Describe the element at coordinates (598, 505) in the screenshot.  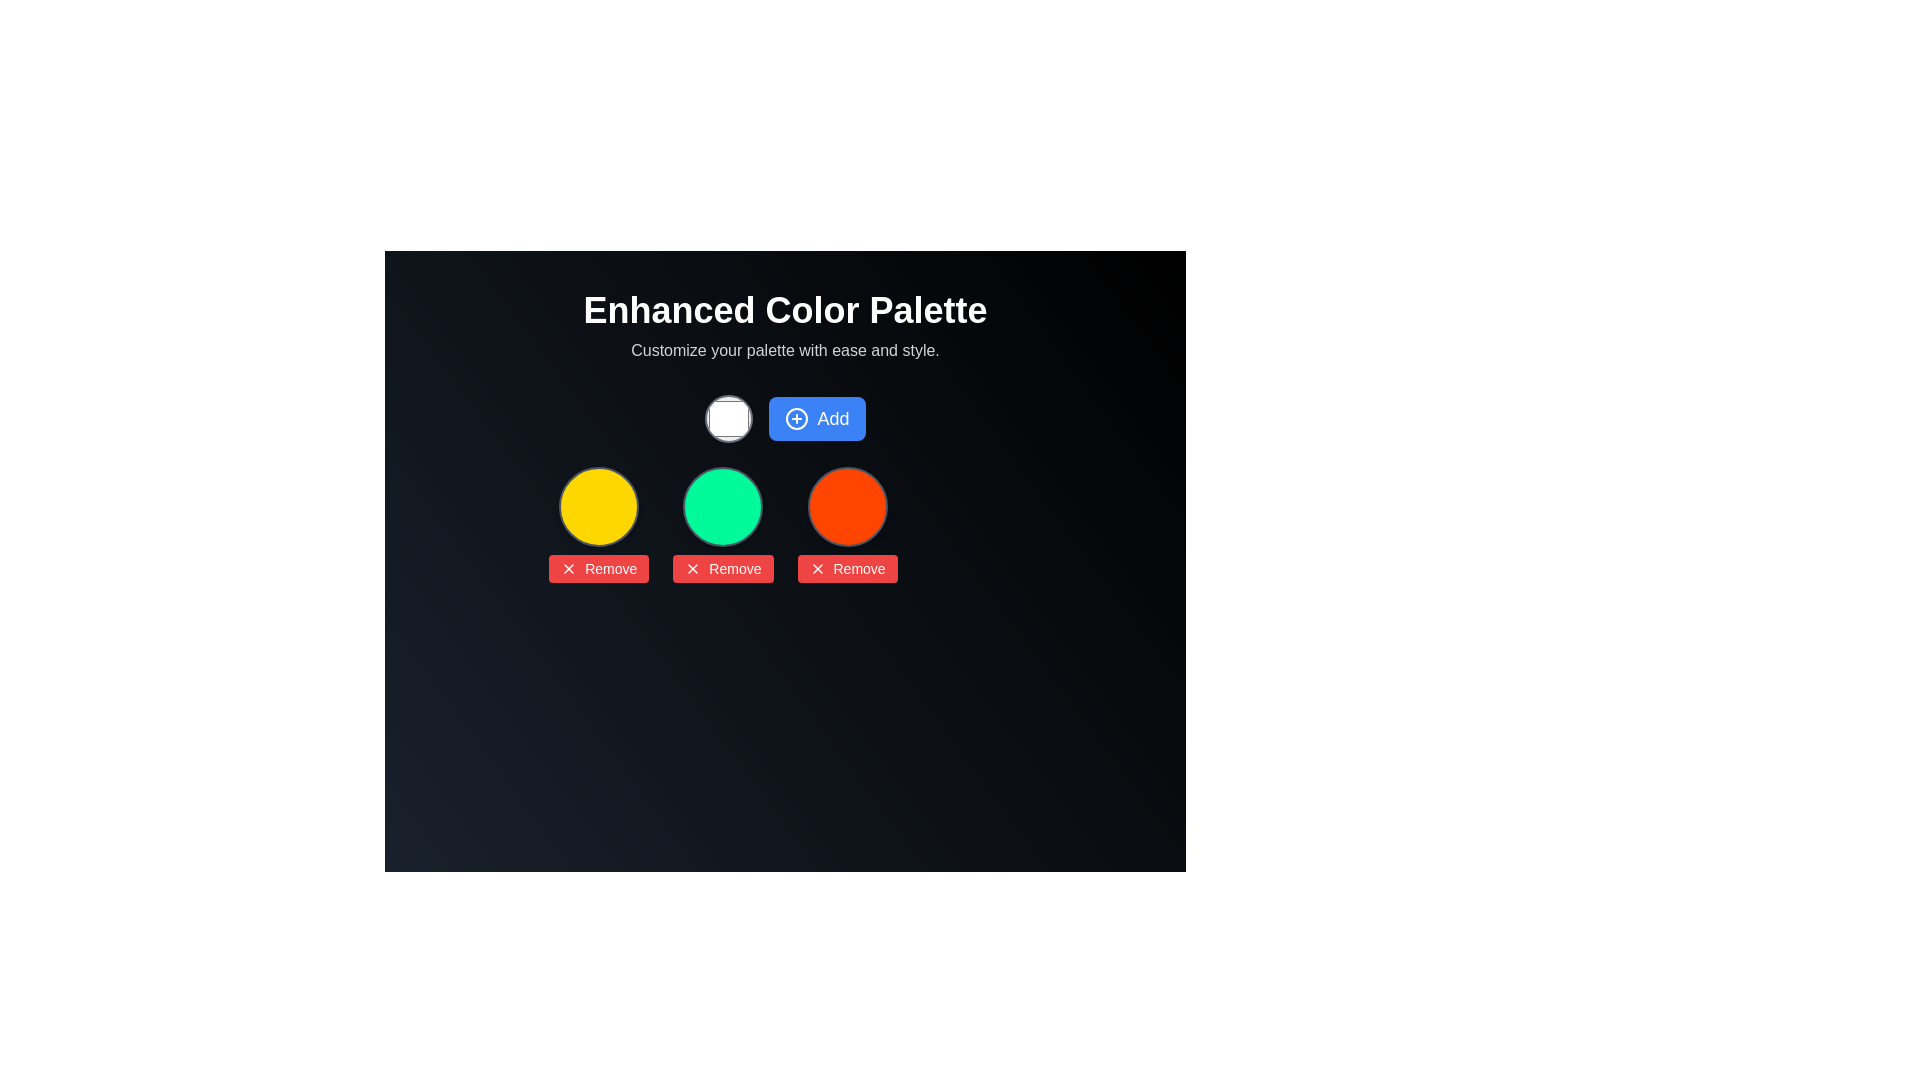
I see `the first circular color option representing yellow in the palette interface, which is located above the 'Remove' button` at that location.